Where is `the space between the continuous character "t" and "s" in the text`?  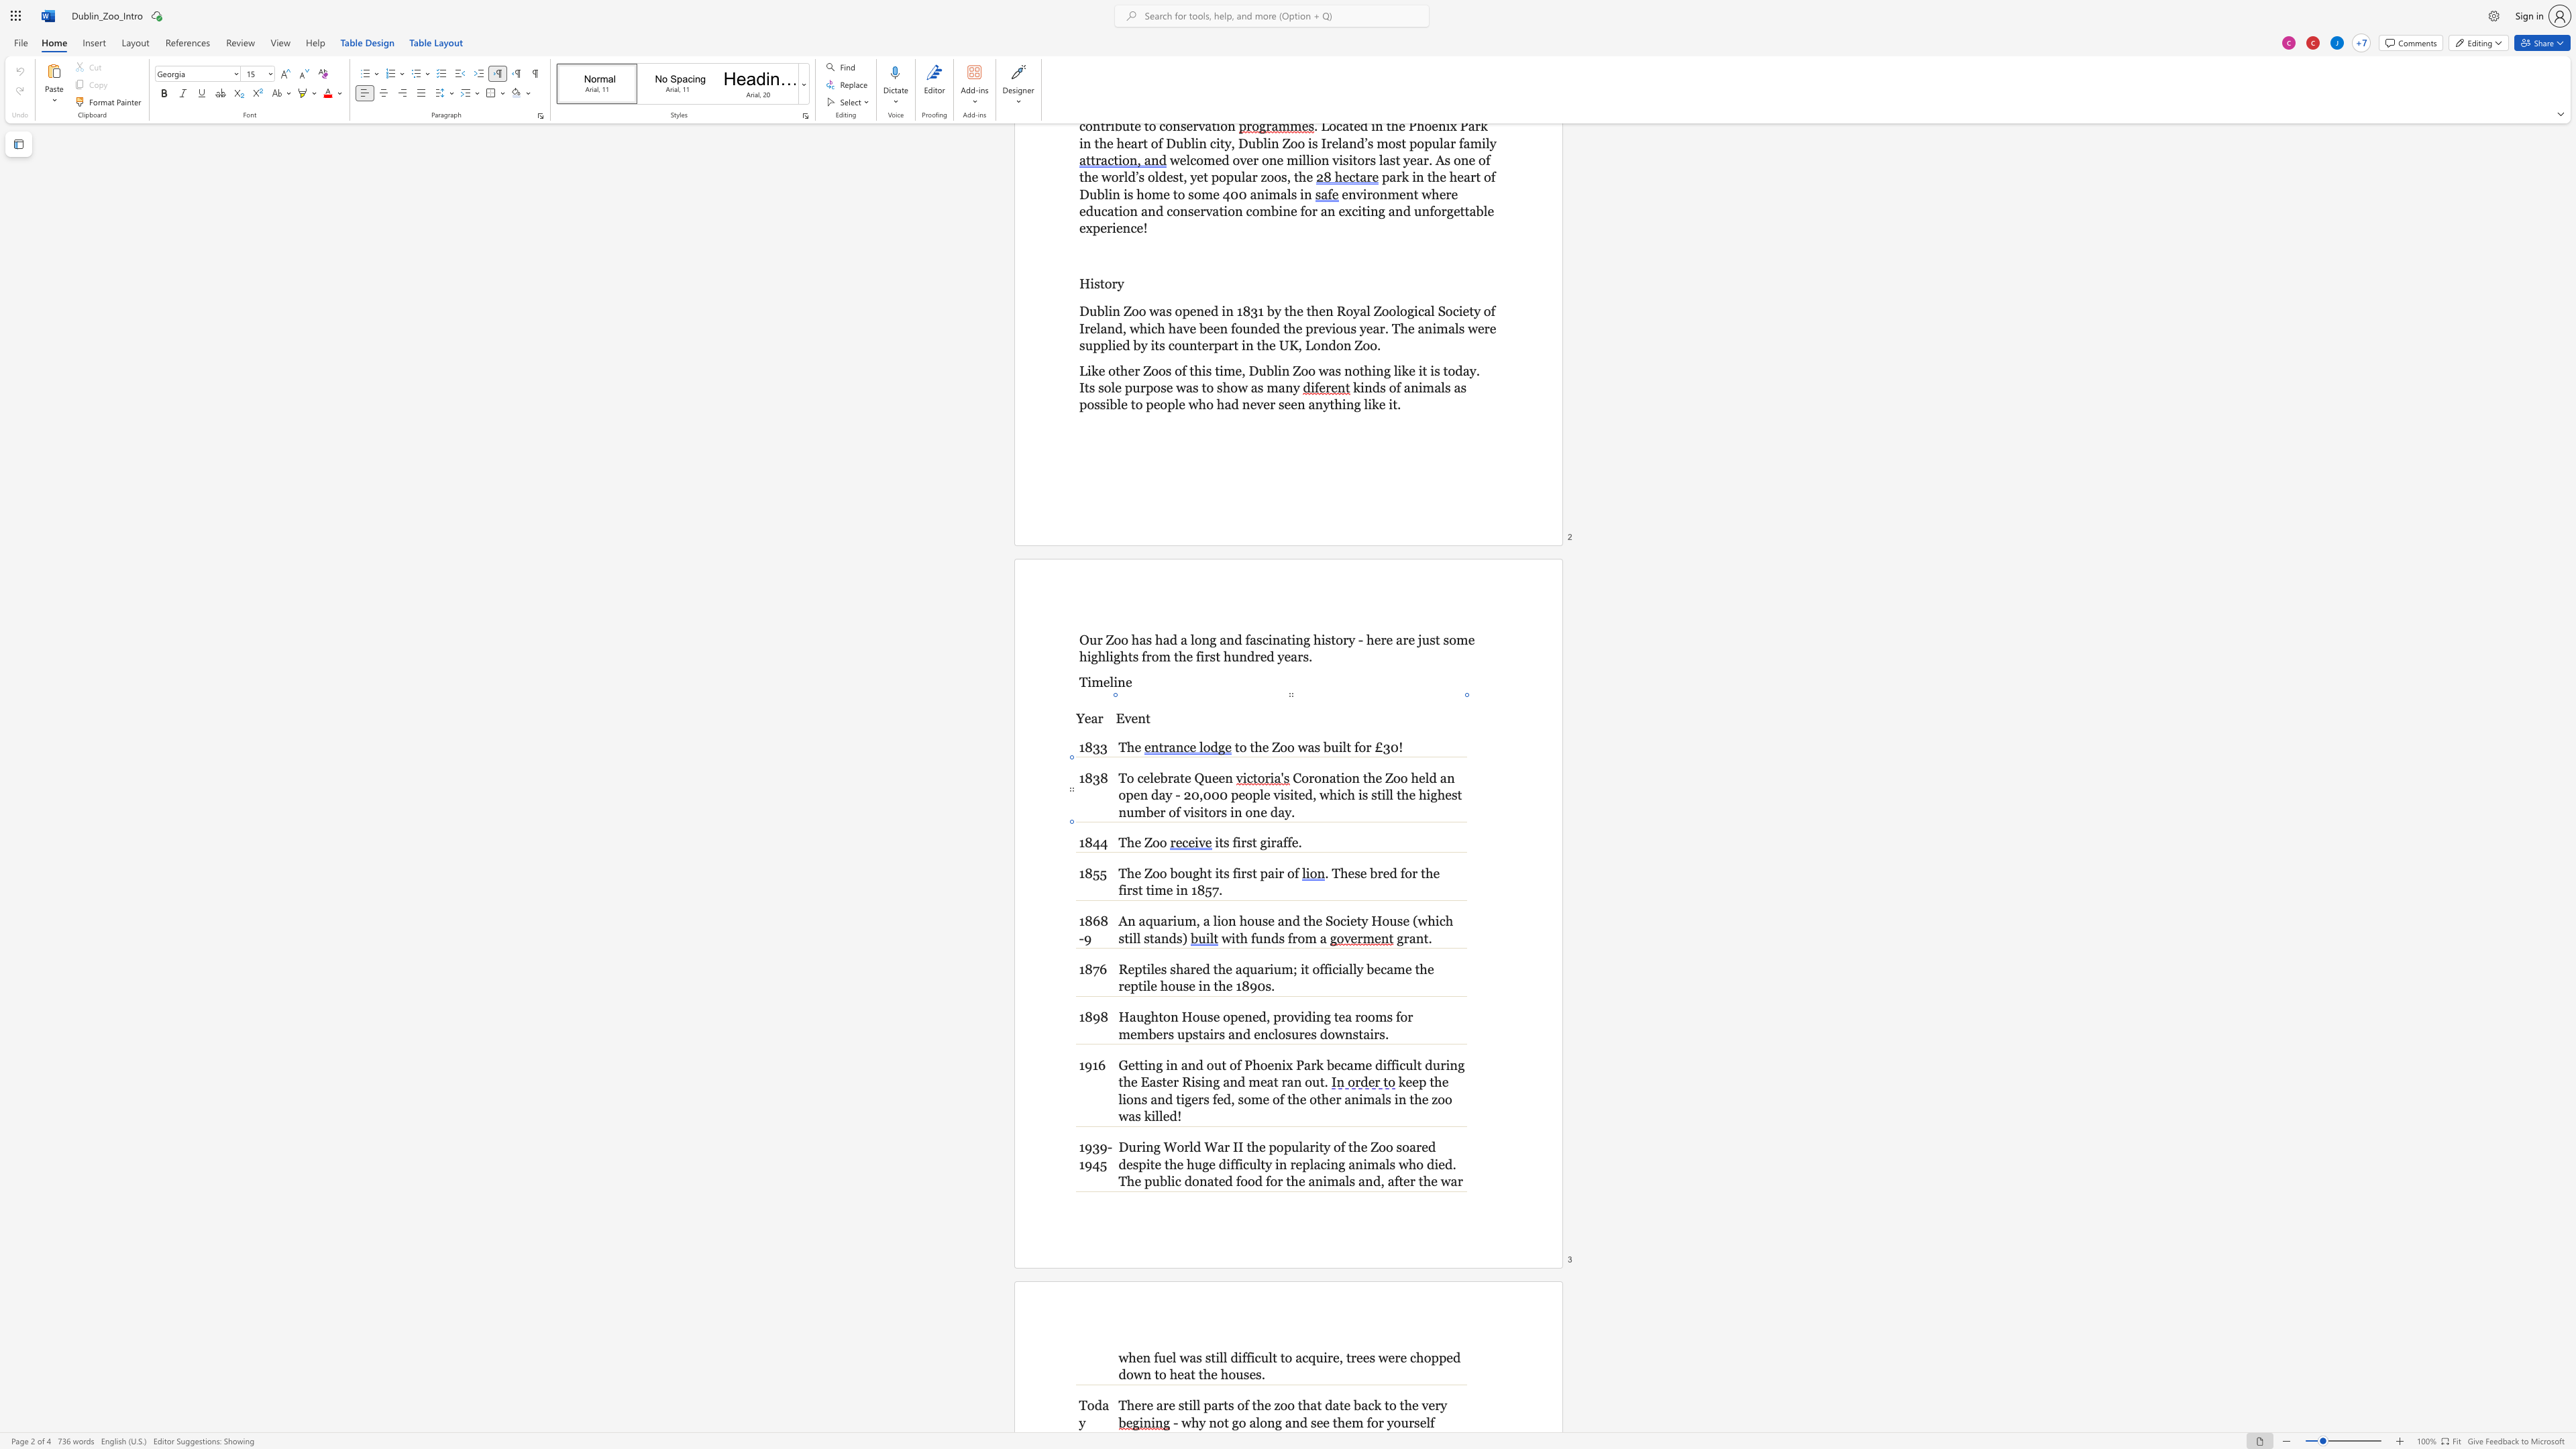 the space between the continuous character "t" and "s" in the text is located at coordinates (1223, 873).